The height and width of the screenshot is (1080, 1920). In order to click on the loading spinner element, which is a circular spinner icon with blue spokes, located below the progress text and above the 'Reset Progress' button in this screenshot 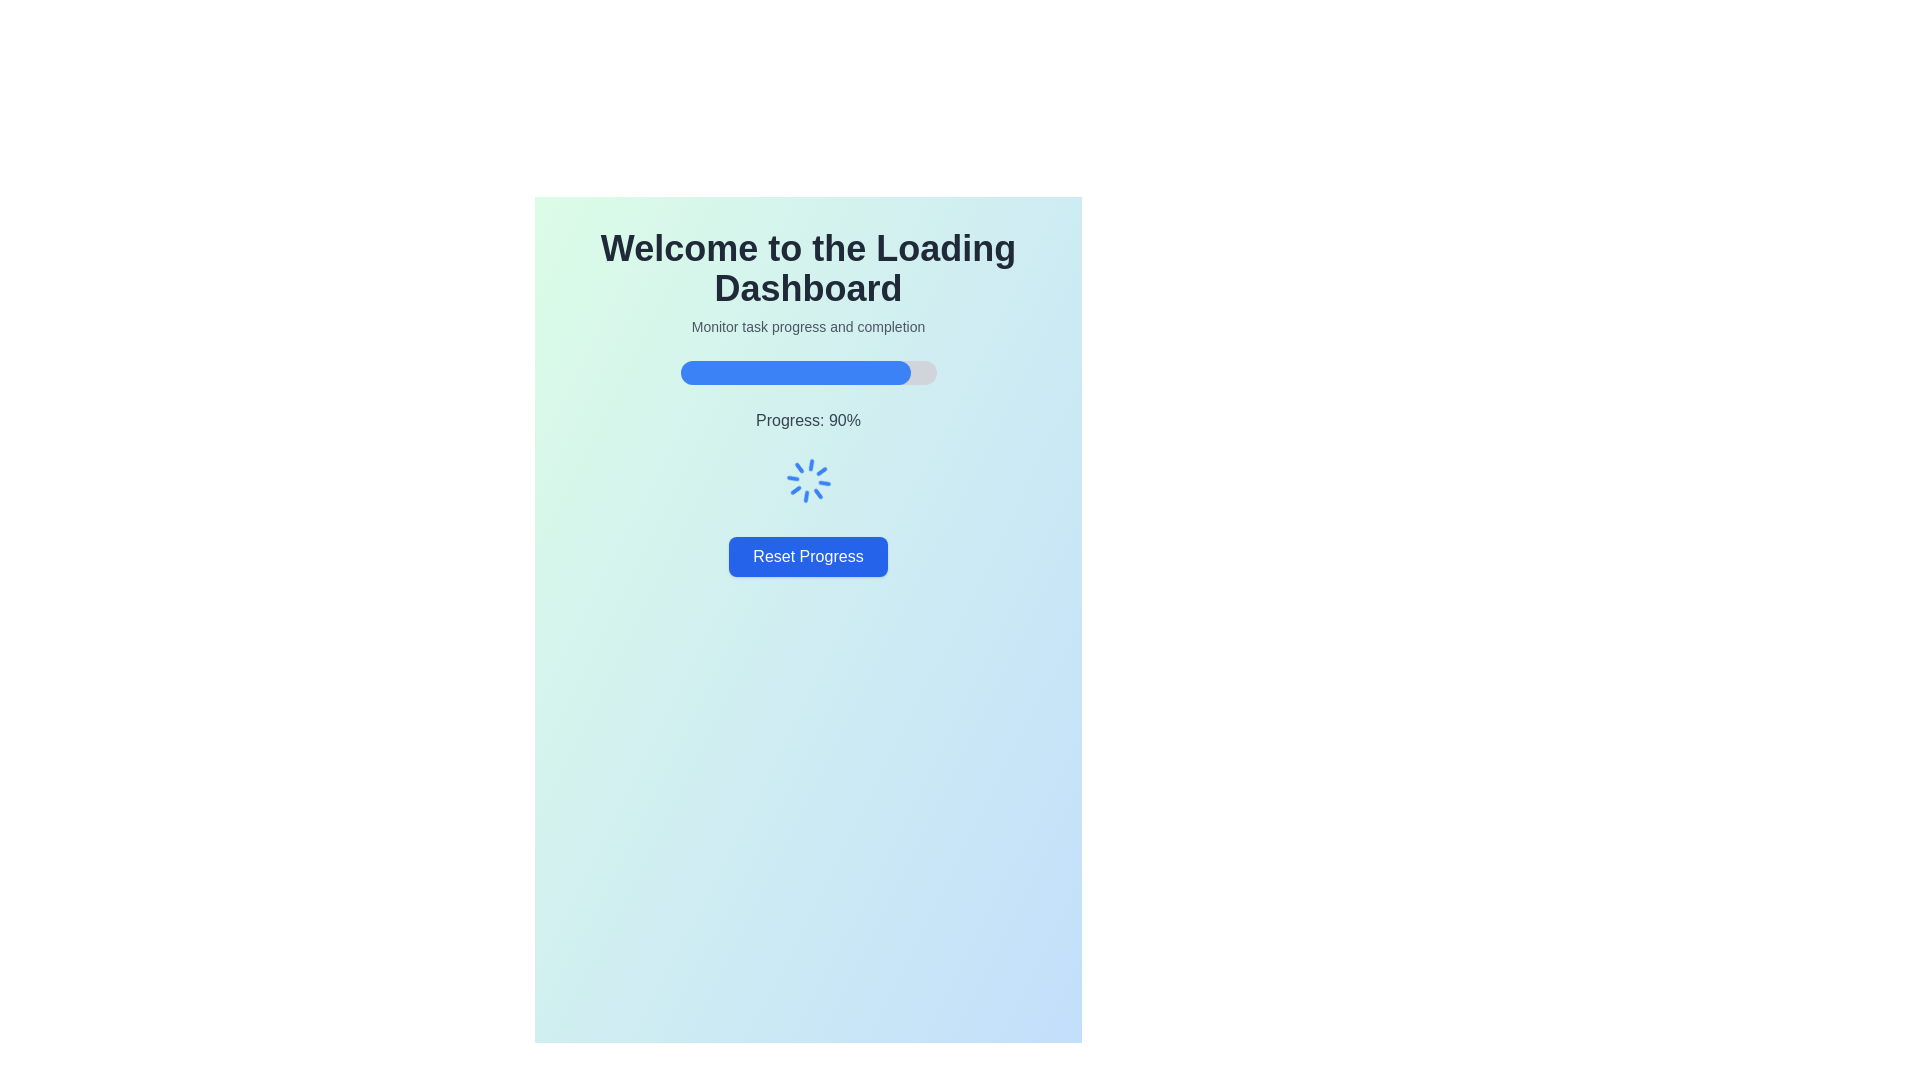, I will do `click(808, 481)`.